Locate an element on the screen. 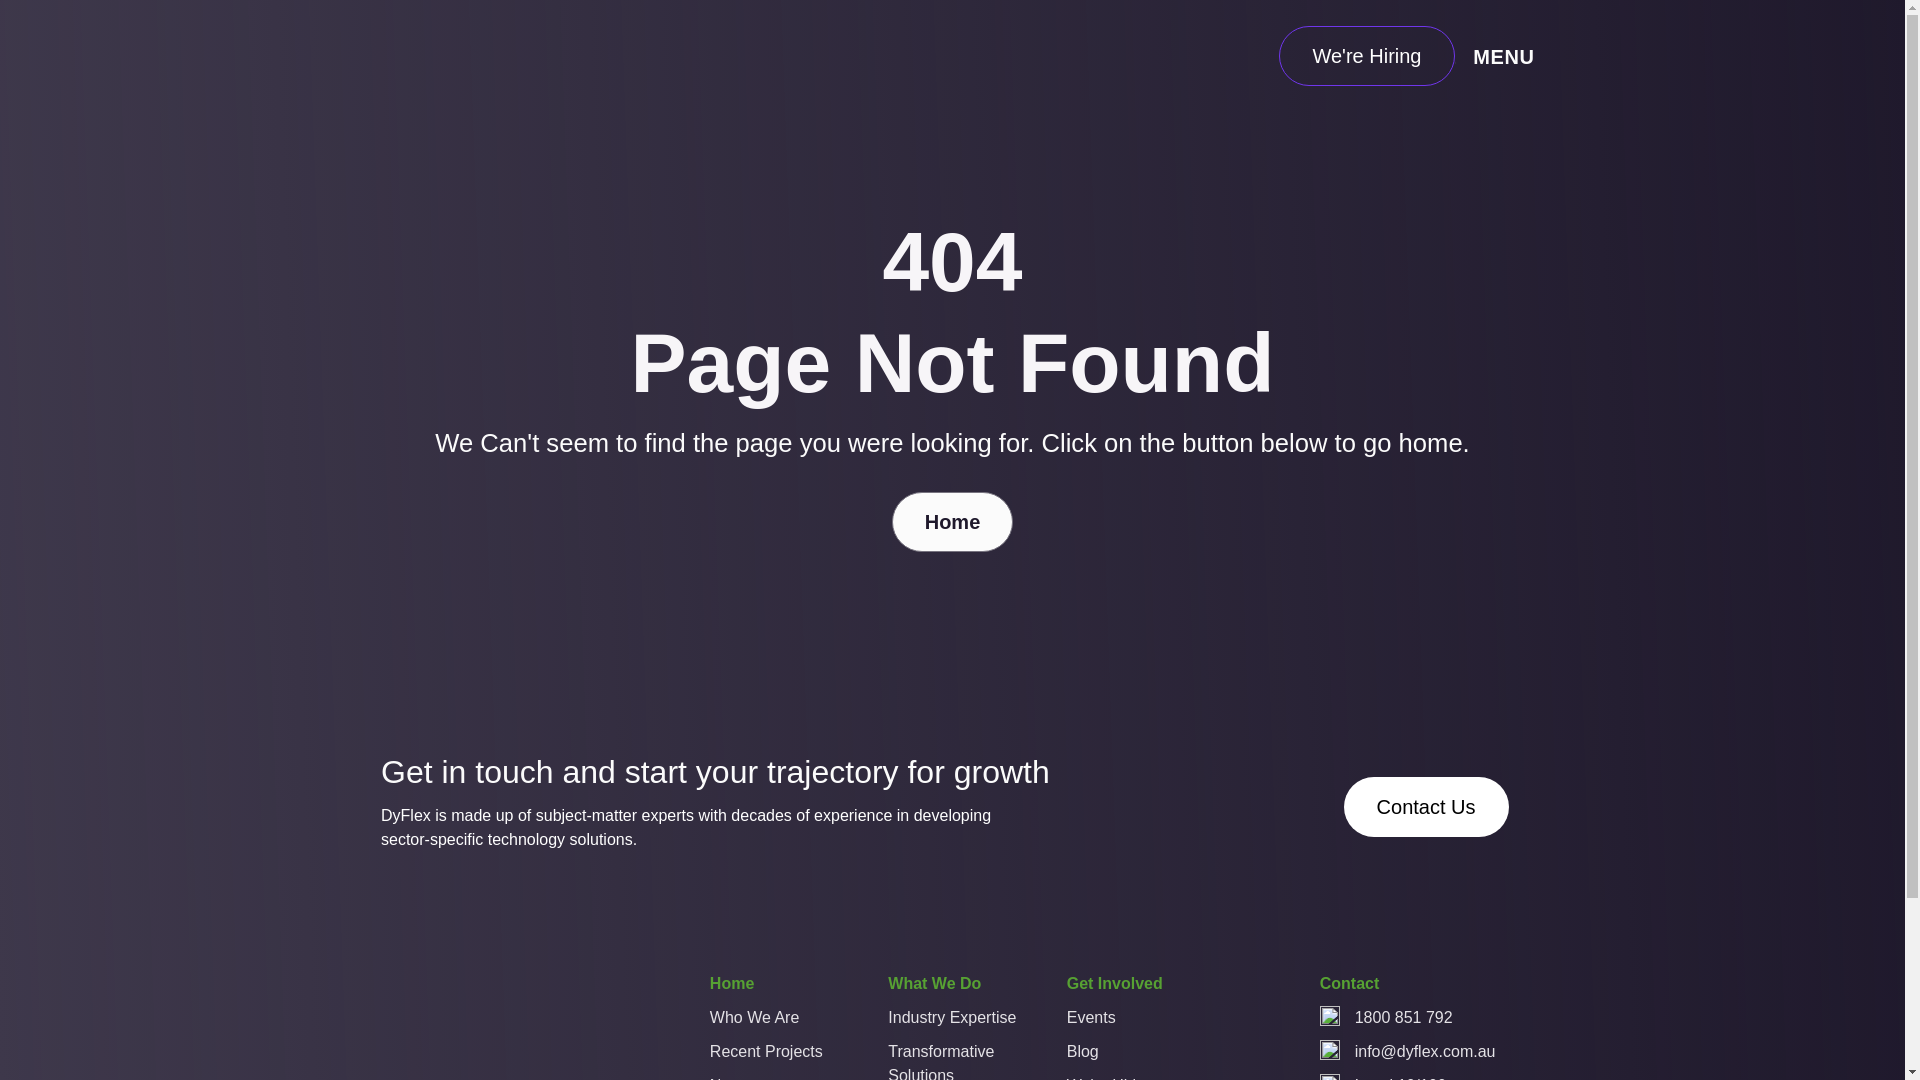  'Home' is located at coordinates (730, 987).